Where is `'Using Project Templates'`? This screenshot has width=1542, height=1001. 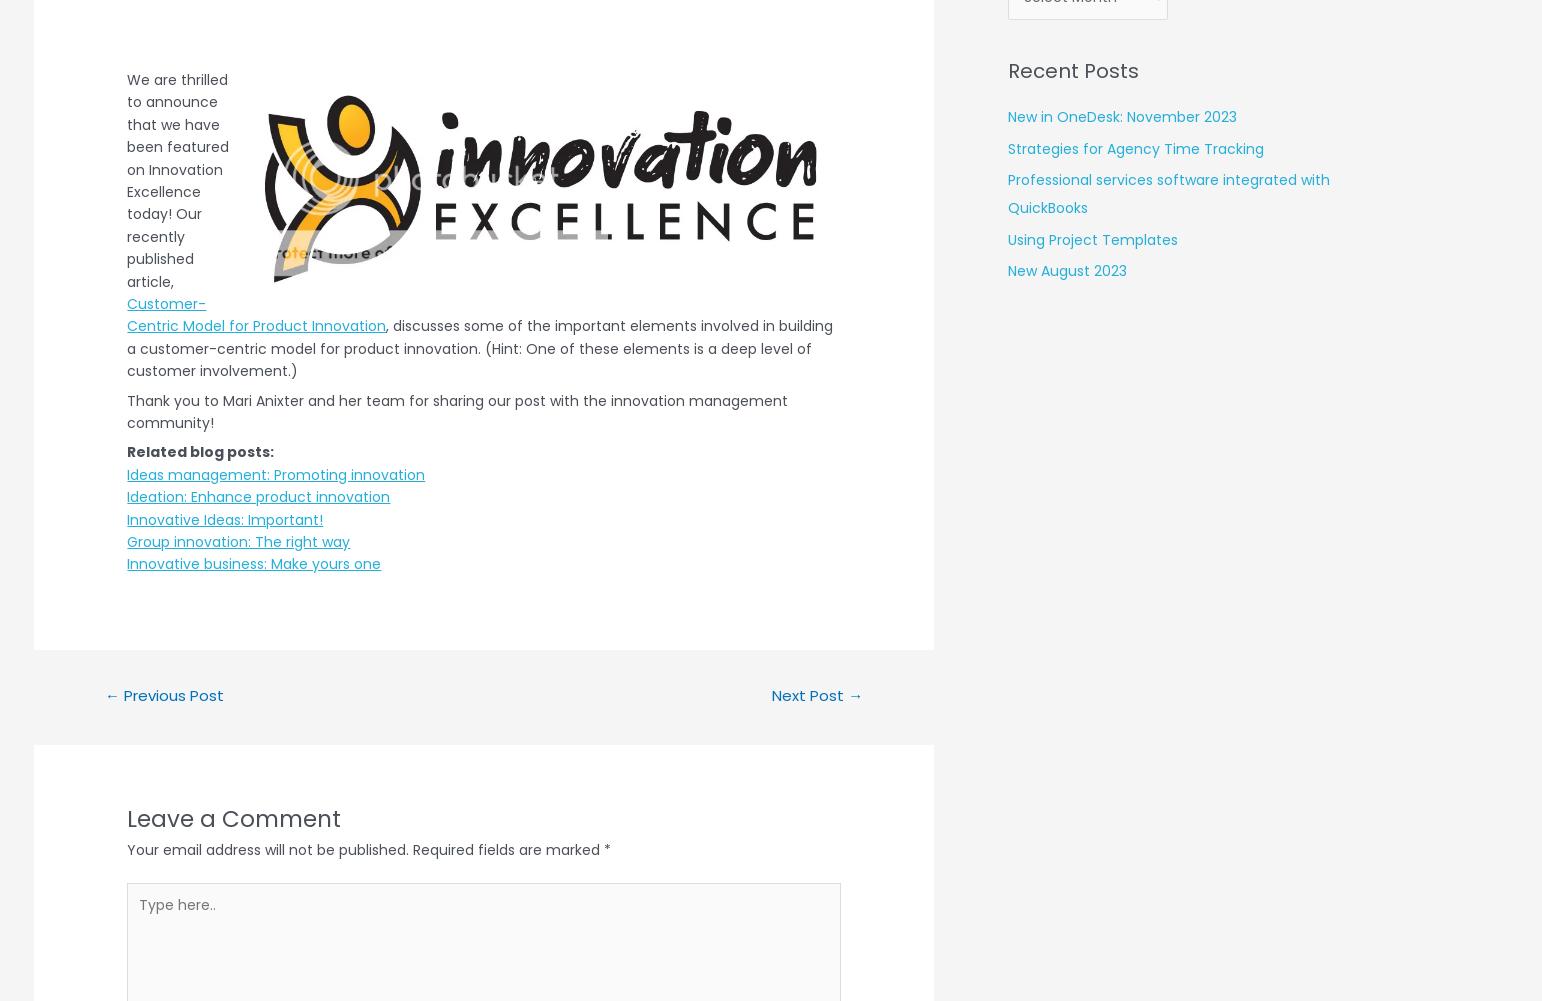 'Using Project Templates' is located at coordinates (1091, 238).